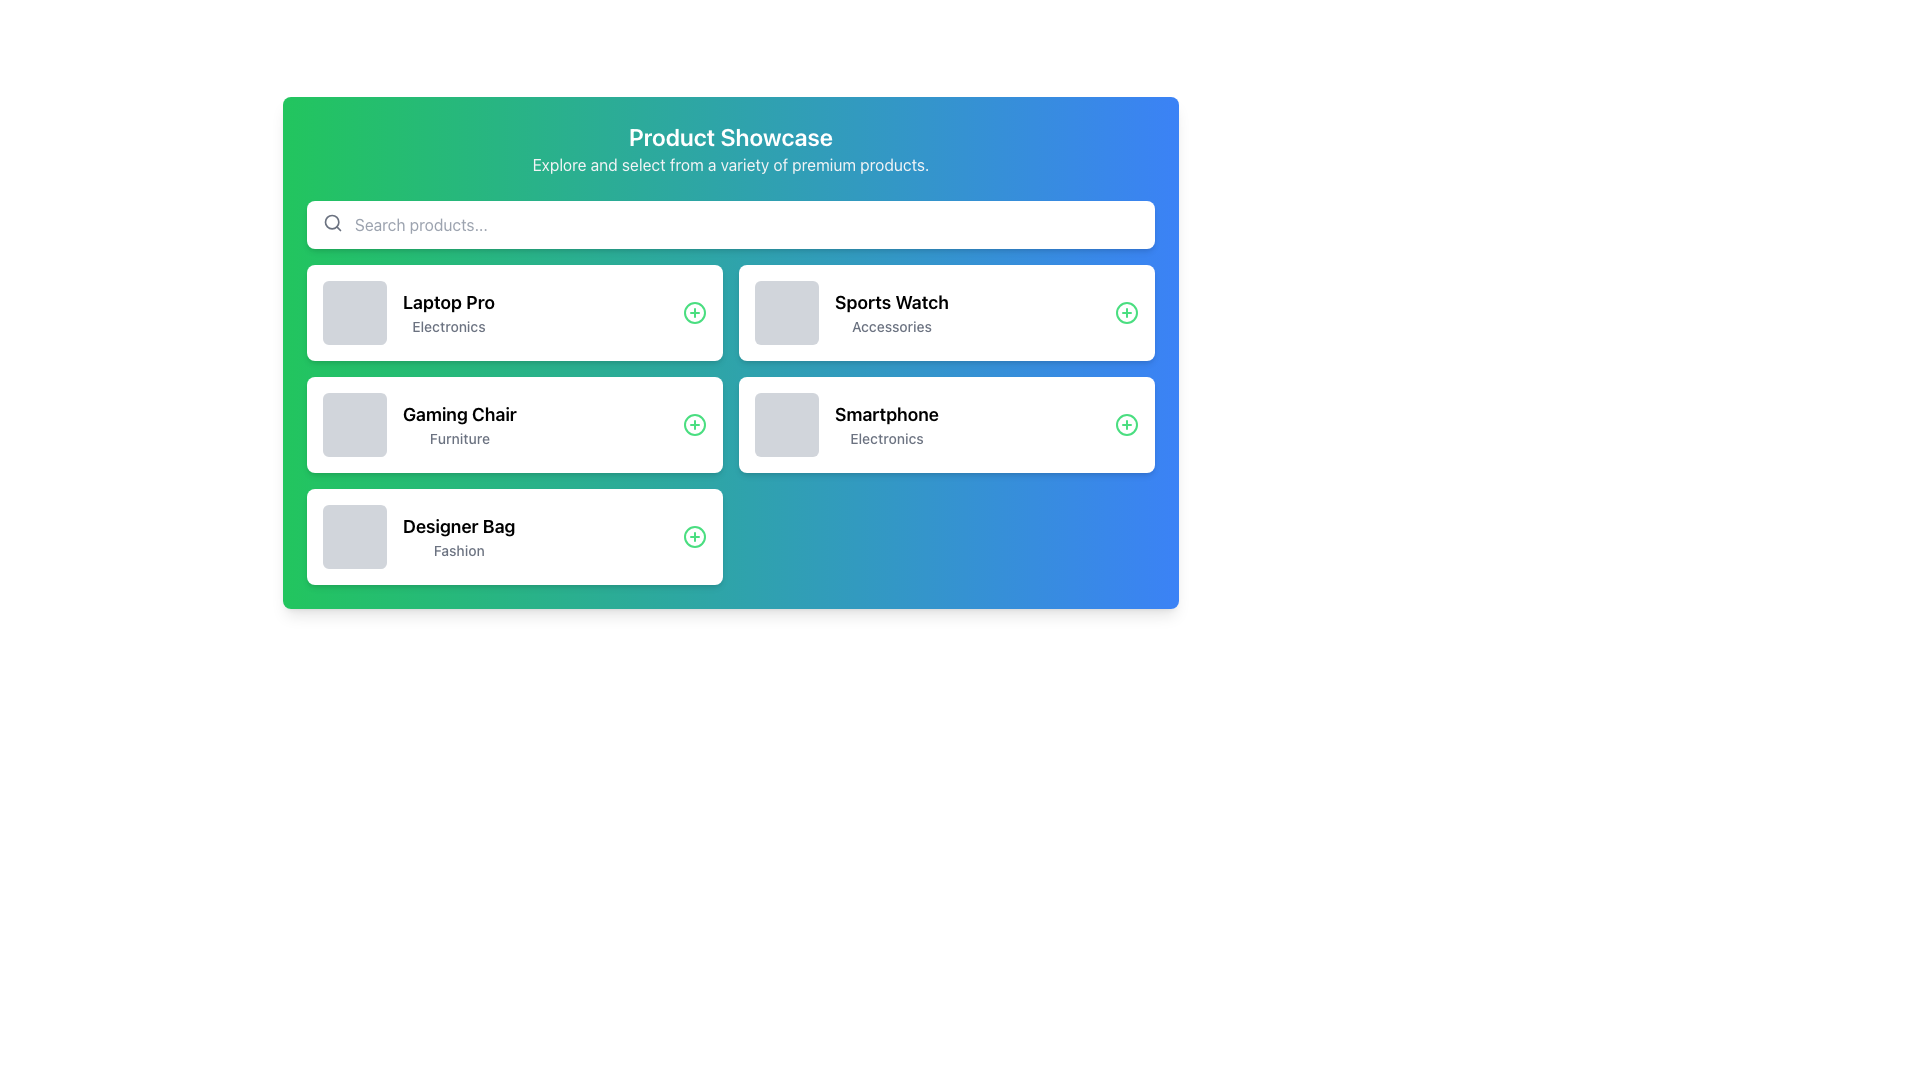 The image size is (1920, 1080). Describe the element at coordinates (1127, 423) in the screenshot. I see `the green outlined circle button with a plus sign in the center, located at the top-right corner of the 'Smartphone Electronics' card` at that location.